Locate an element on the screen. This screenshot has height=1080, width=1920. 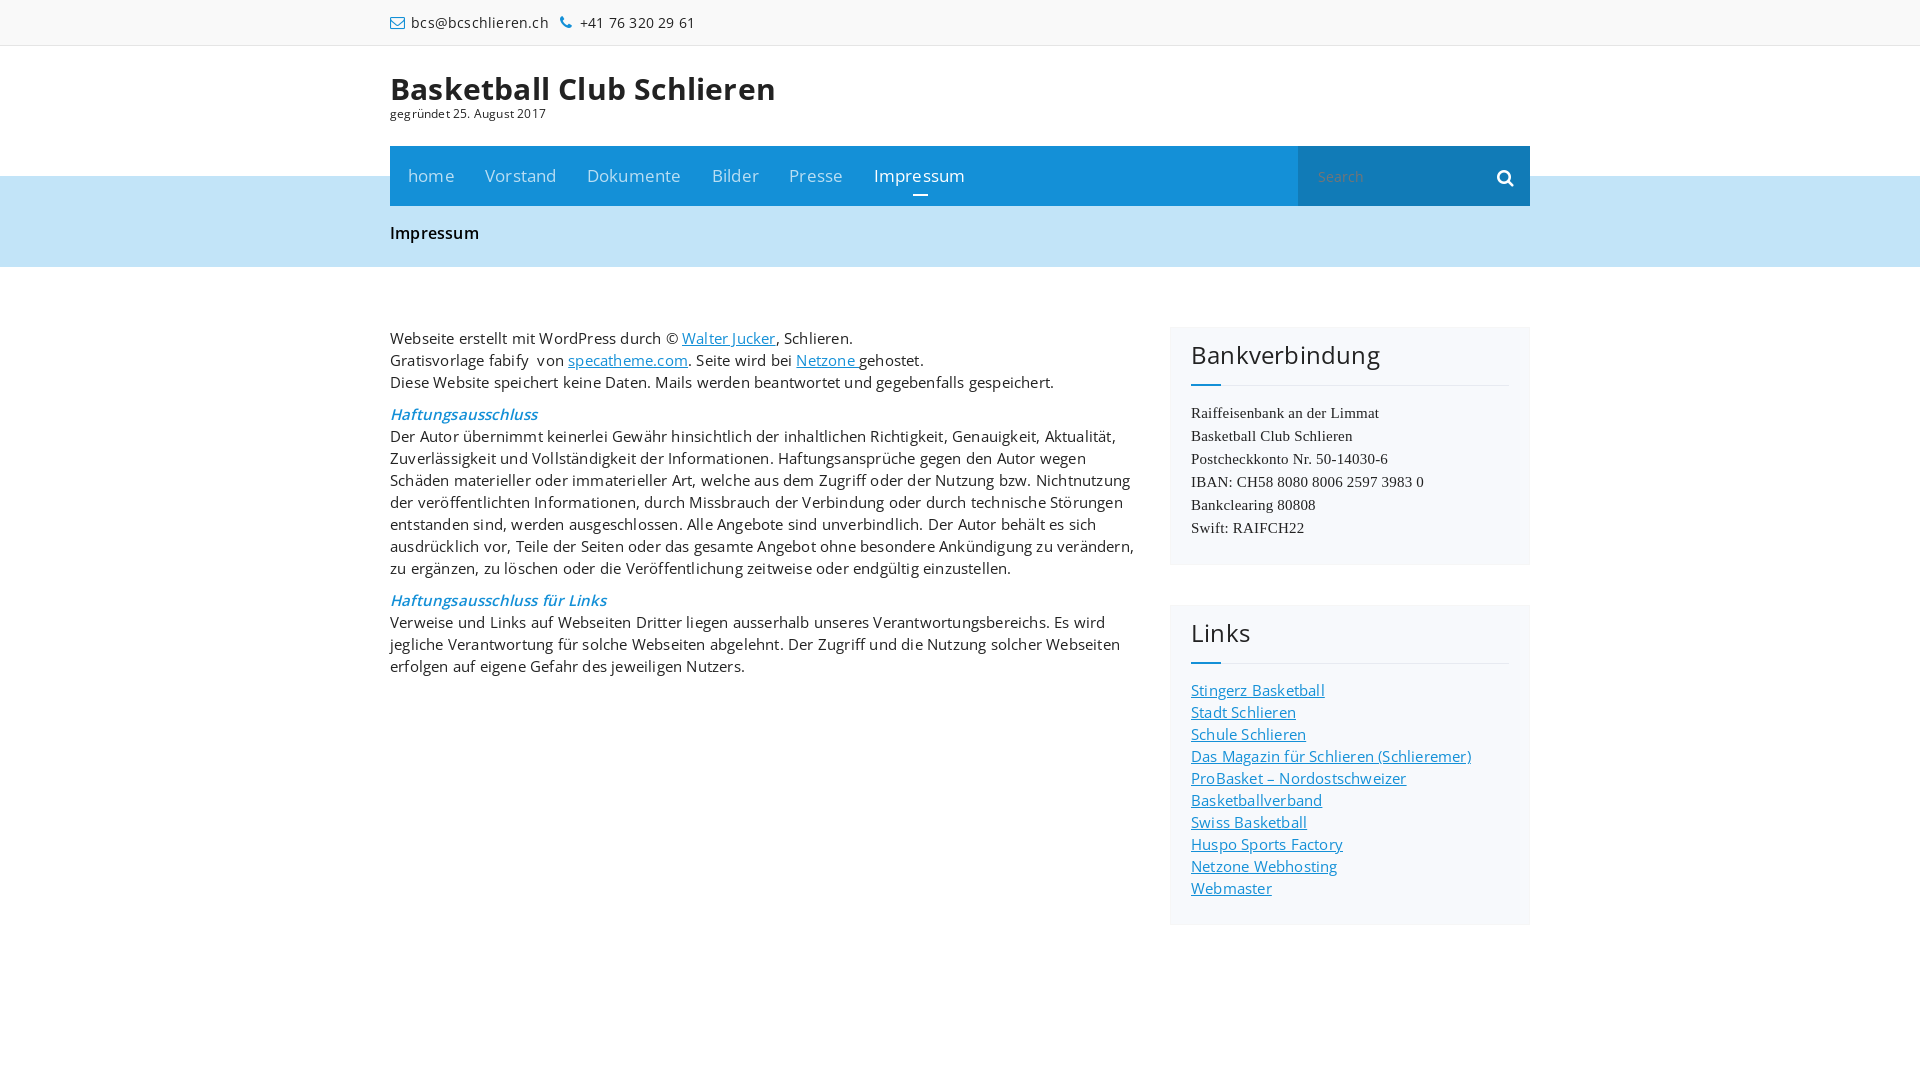
'Netzone' is located at coordinates (827, 358).